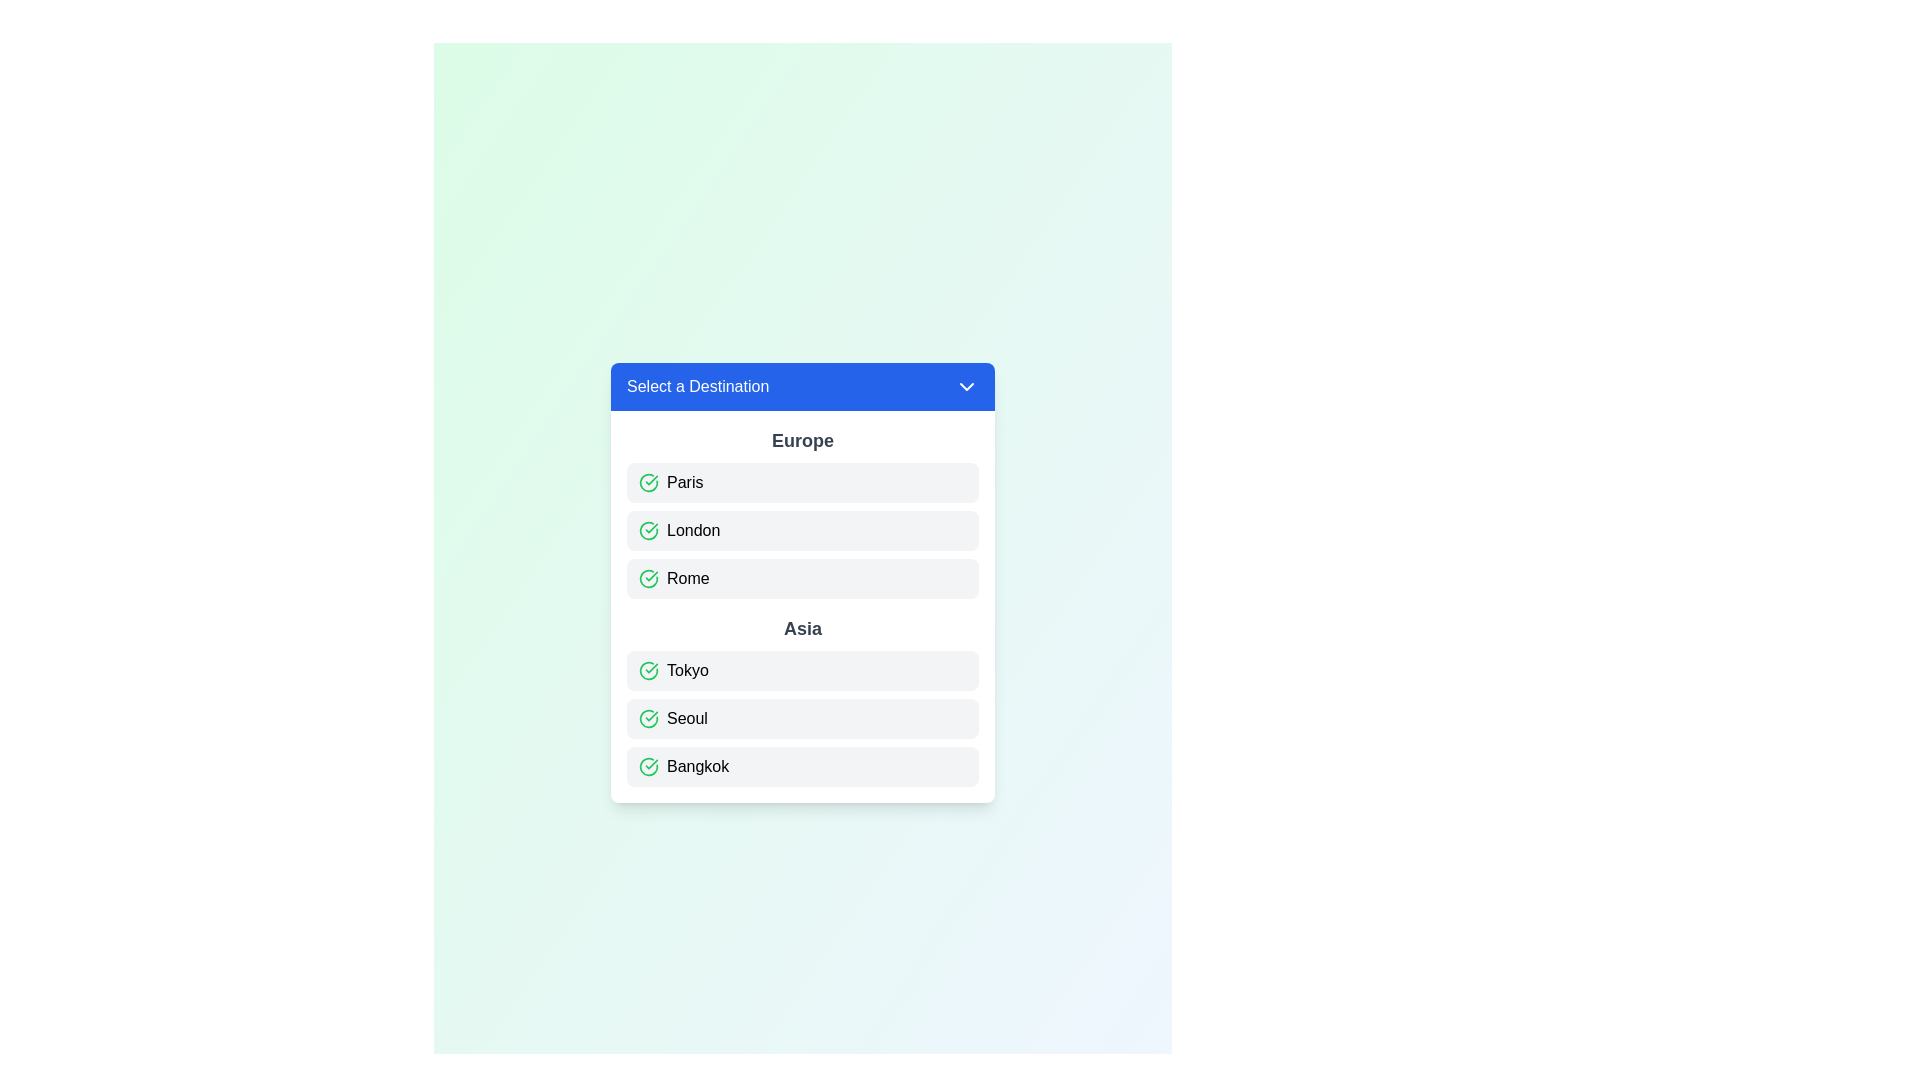 This screenshot has height=1080, width=1920. I want to click on the button labeled 'Seoul', which is the second option under the 'Asia' section of the dropdown menu, so click(687, 717).